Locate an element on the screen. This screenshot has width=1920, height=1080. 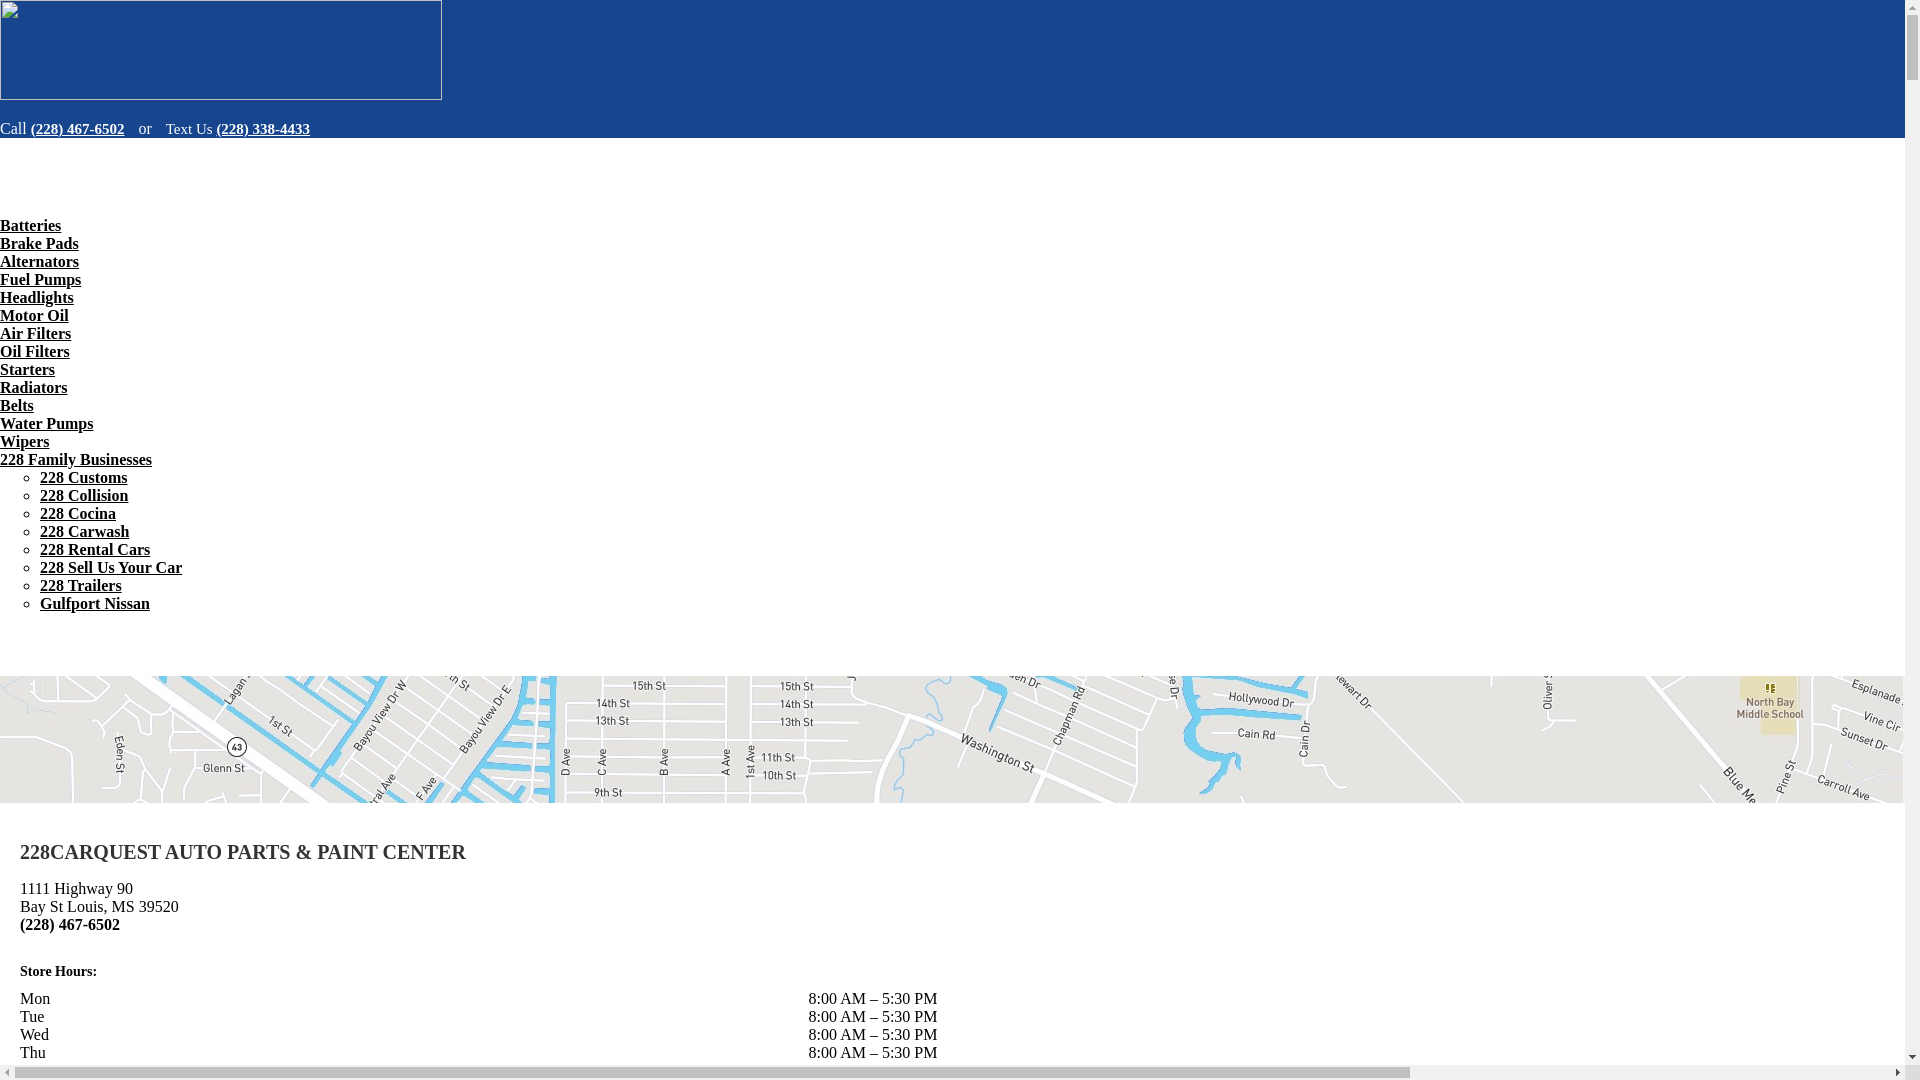
'(228) 338-4433' is located at coordinates (262, 128).